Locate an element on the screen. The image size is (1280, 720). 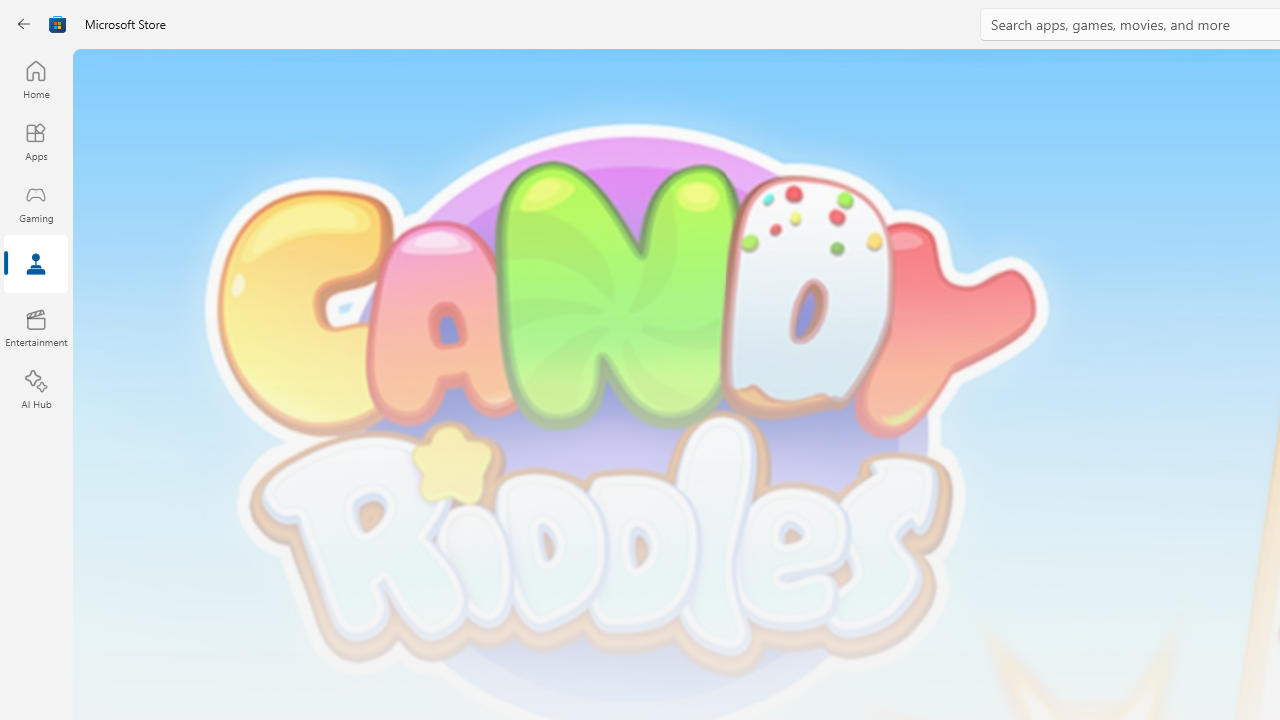
'Entertainment' is located at coordinates (35, 326).